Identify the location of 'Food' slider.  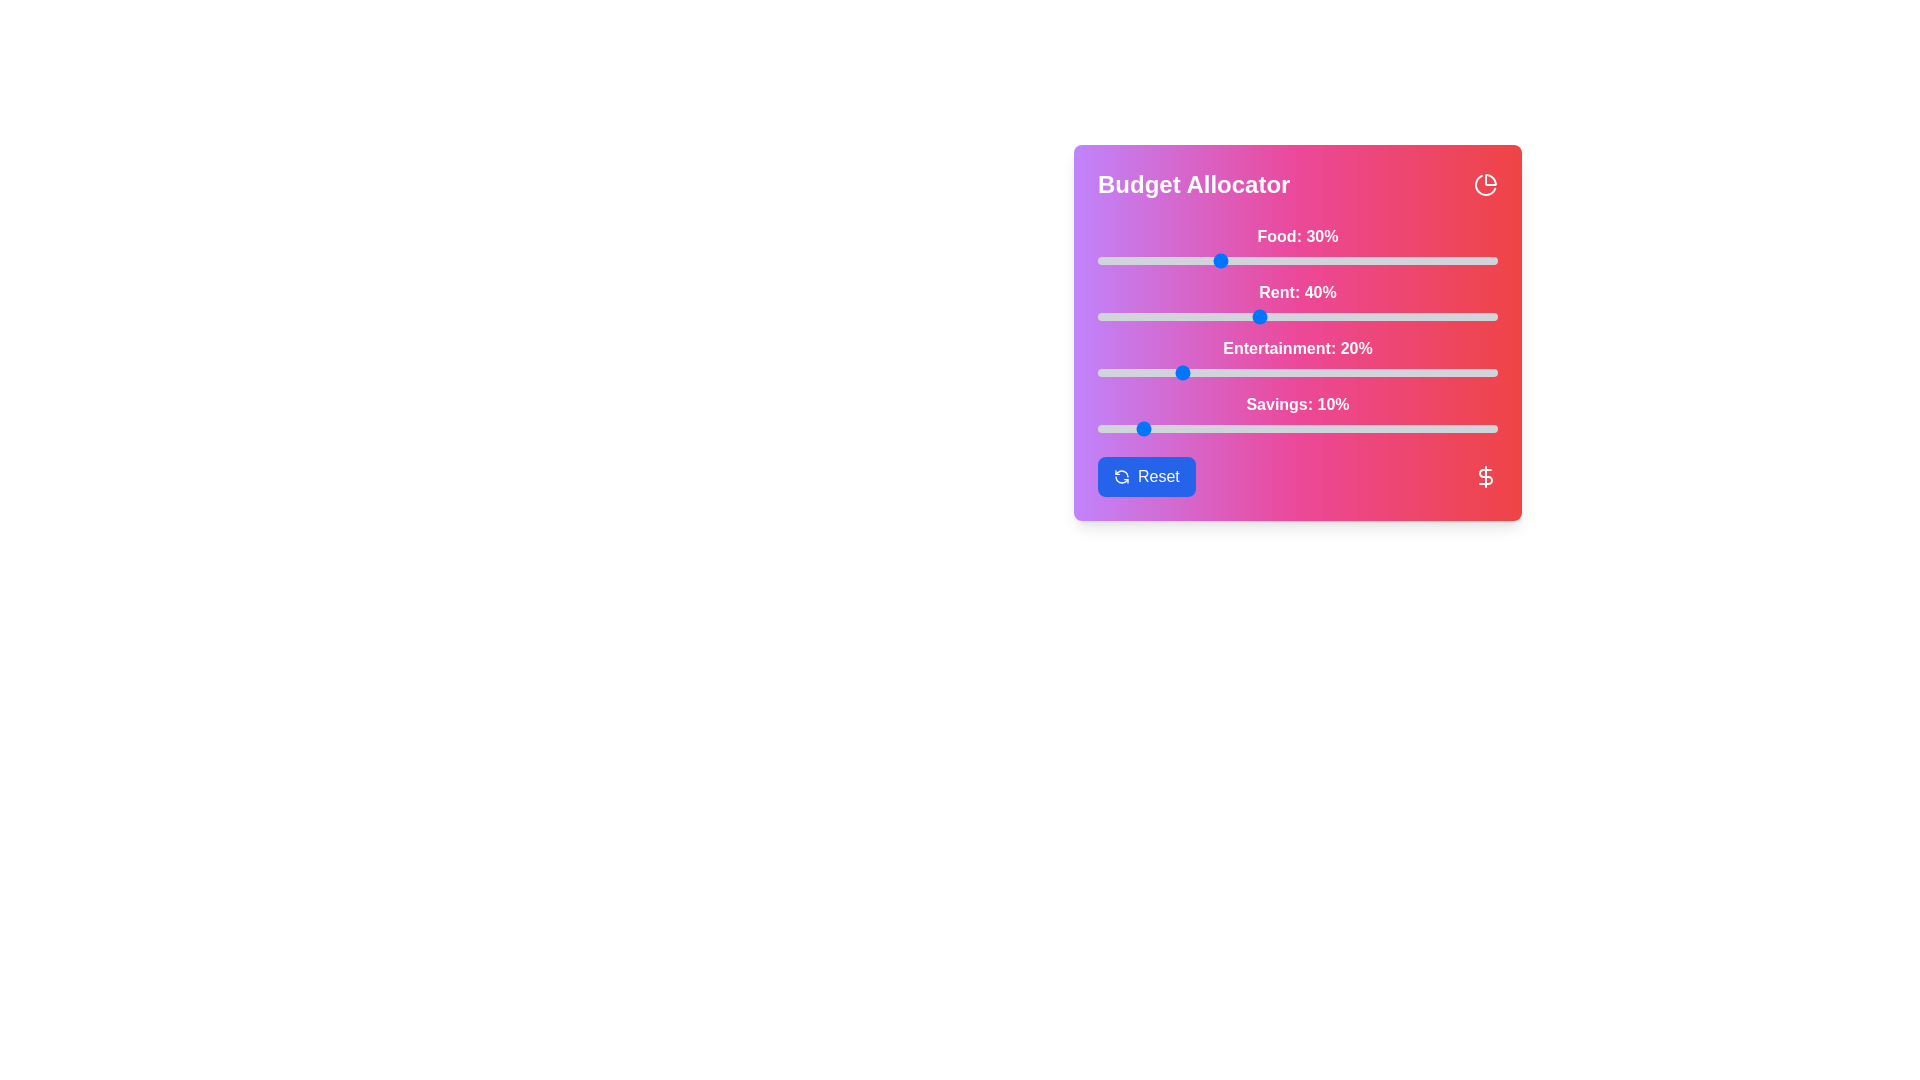
(1478, 260).